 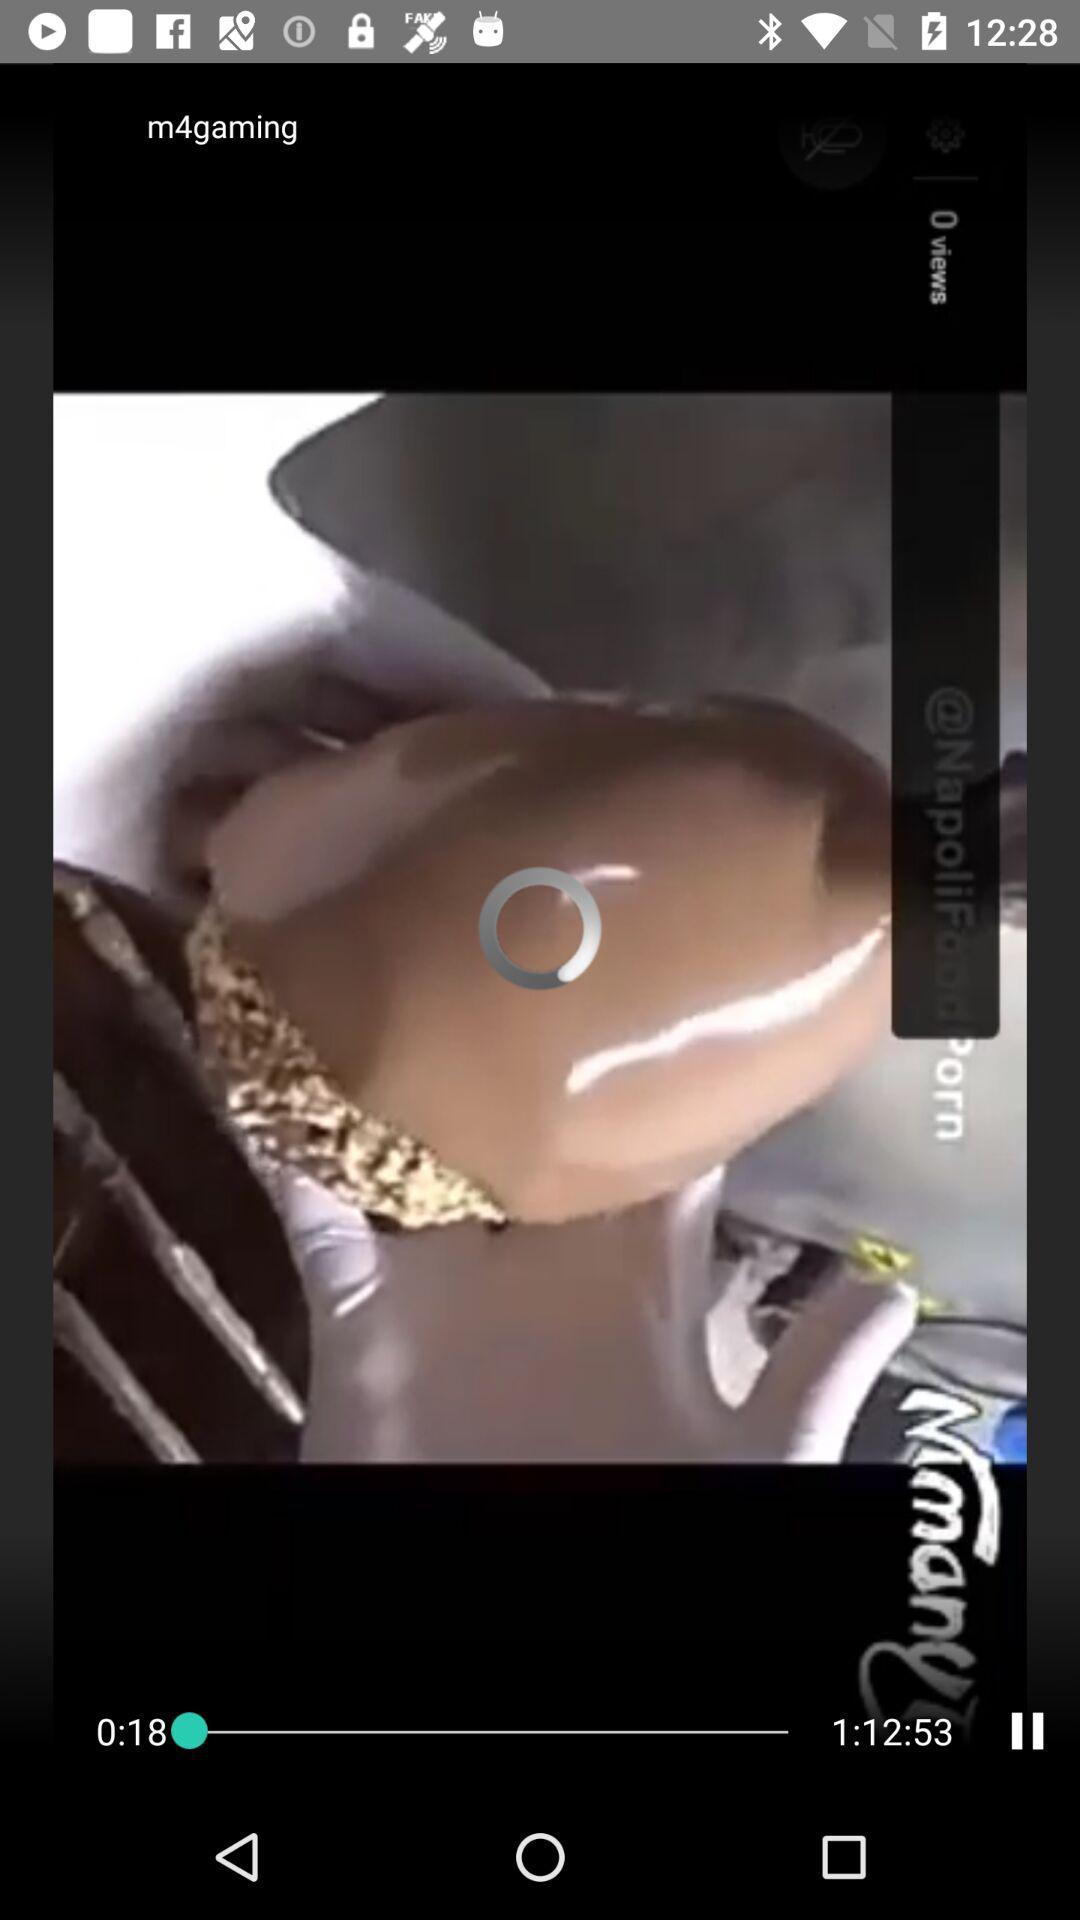 What do you see at coordinates (1027, 1730) in the screenshot?
I see `the pause icon` at bounding box center [1027, 1730].